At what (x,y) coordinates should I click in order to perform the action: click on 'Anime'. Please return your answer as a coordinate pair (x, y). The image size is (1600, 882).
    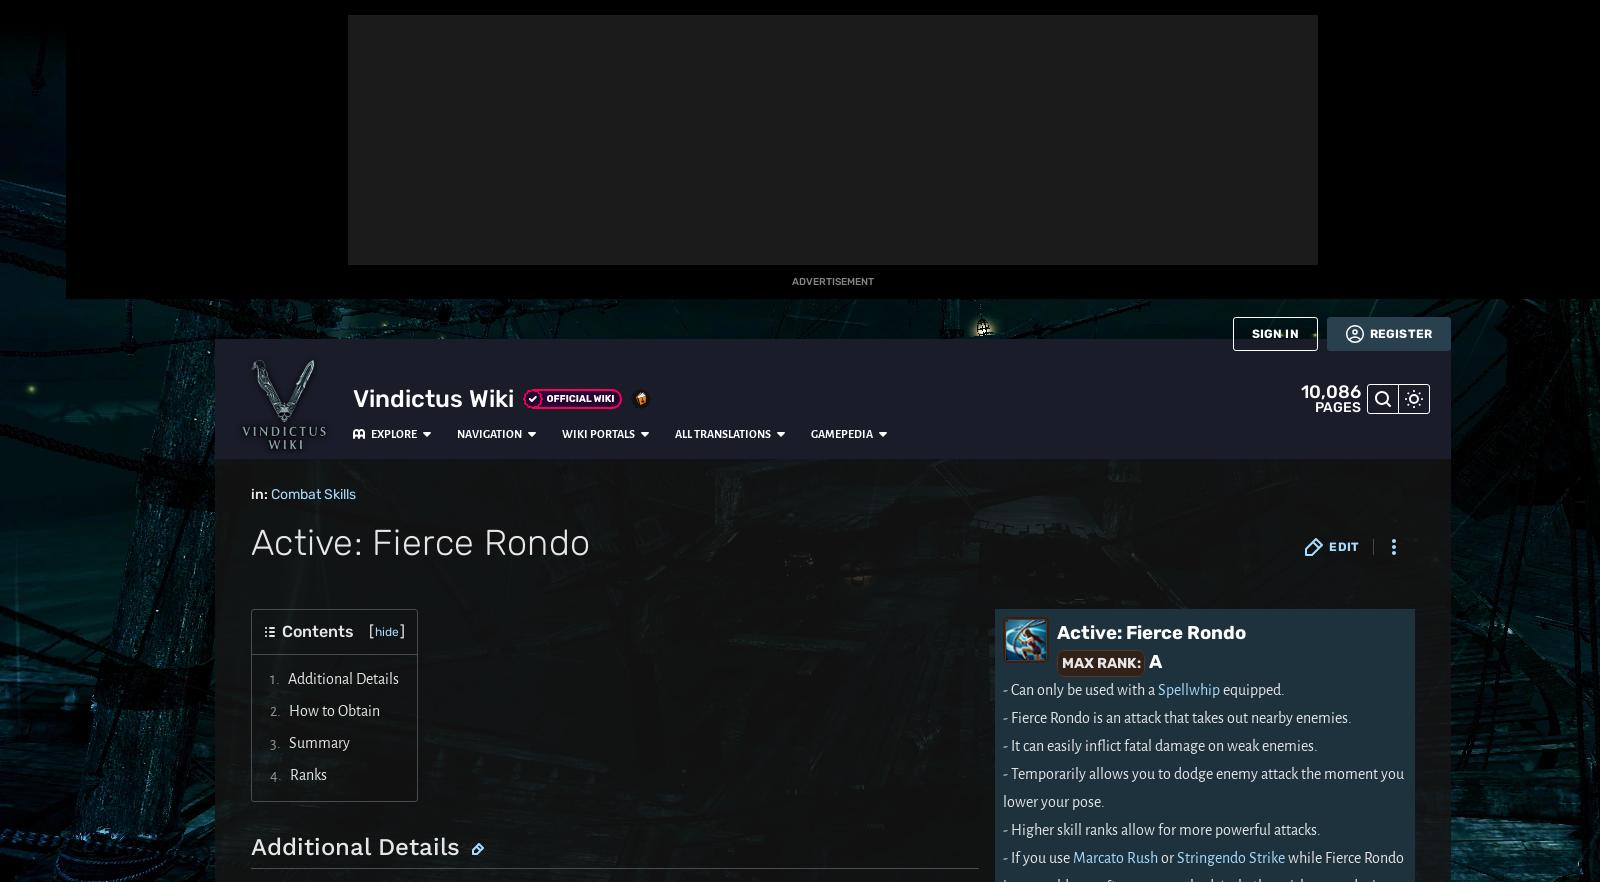
    Looking at the image, I should click on (31, 357).